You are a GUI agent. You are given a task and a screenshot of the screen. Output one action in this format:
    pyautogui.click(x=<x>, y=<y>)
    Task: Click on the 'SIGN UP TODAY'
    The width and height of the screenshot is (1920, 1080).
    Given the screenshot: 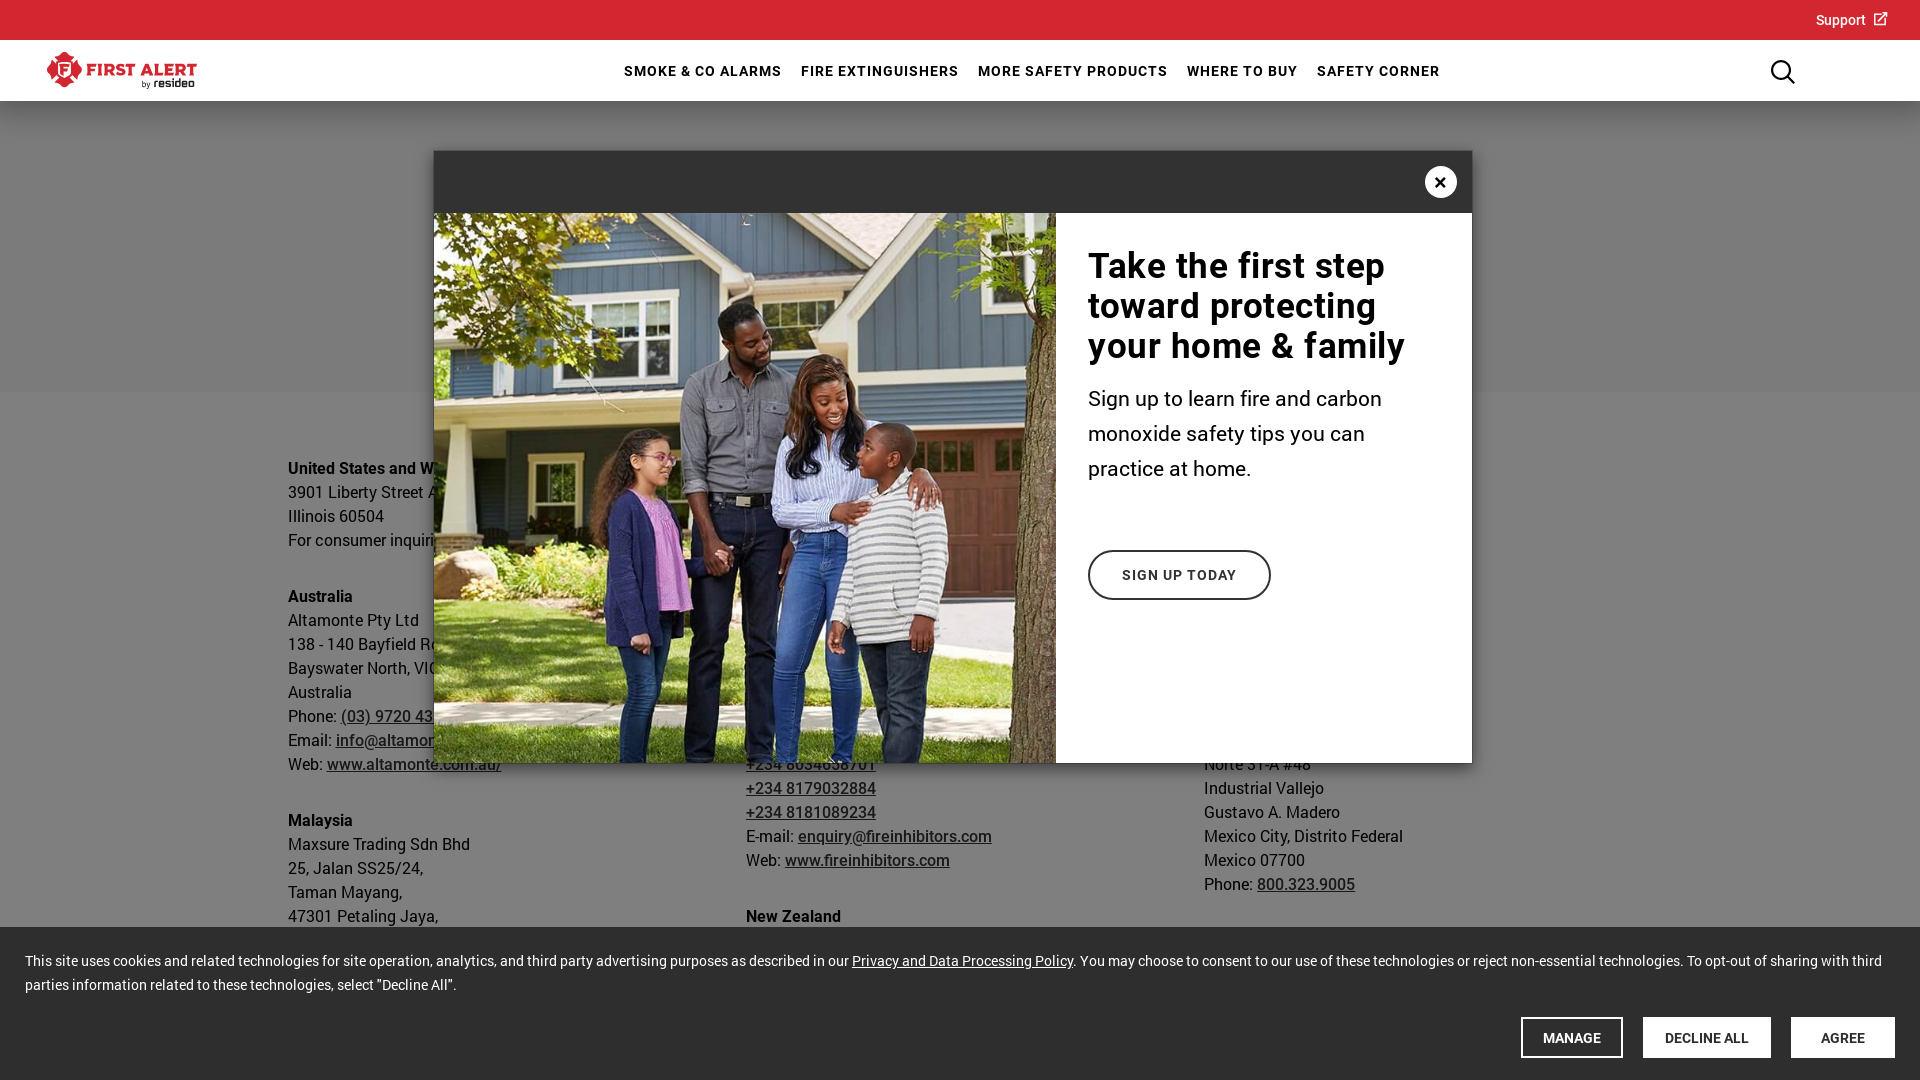 What is the action you would take?
    pyautogui.click(x=1179, y=574)
    